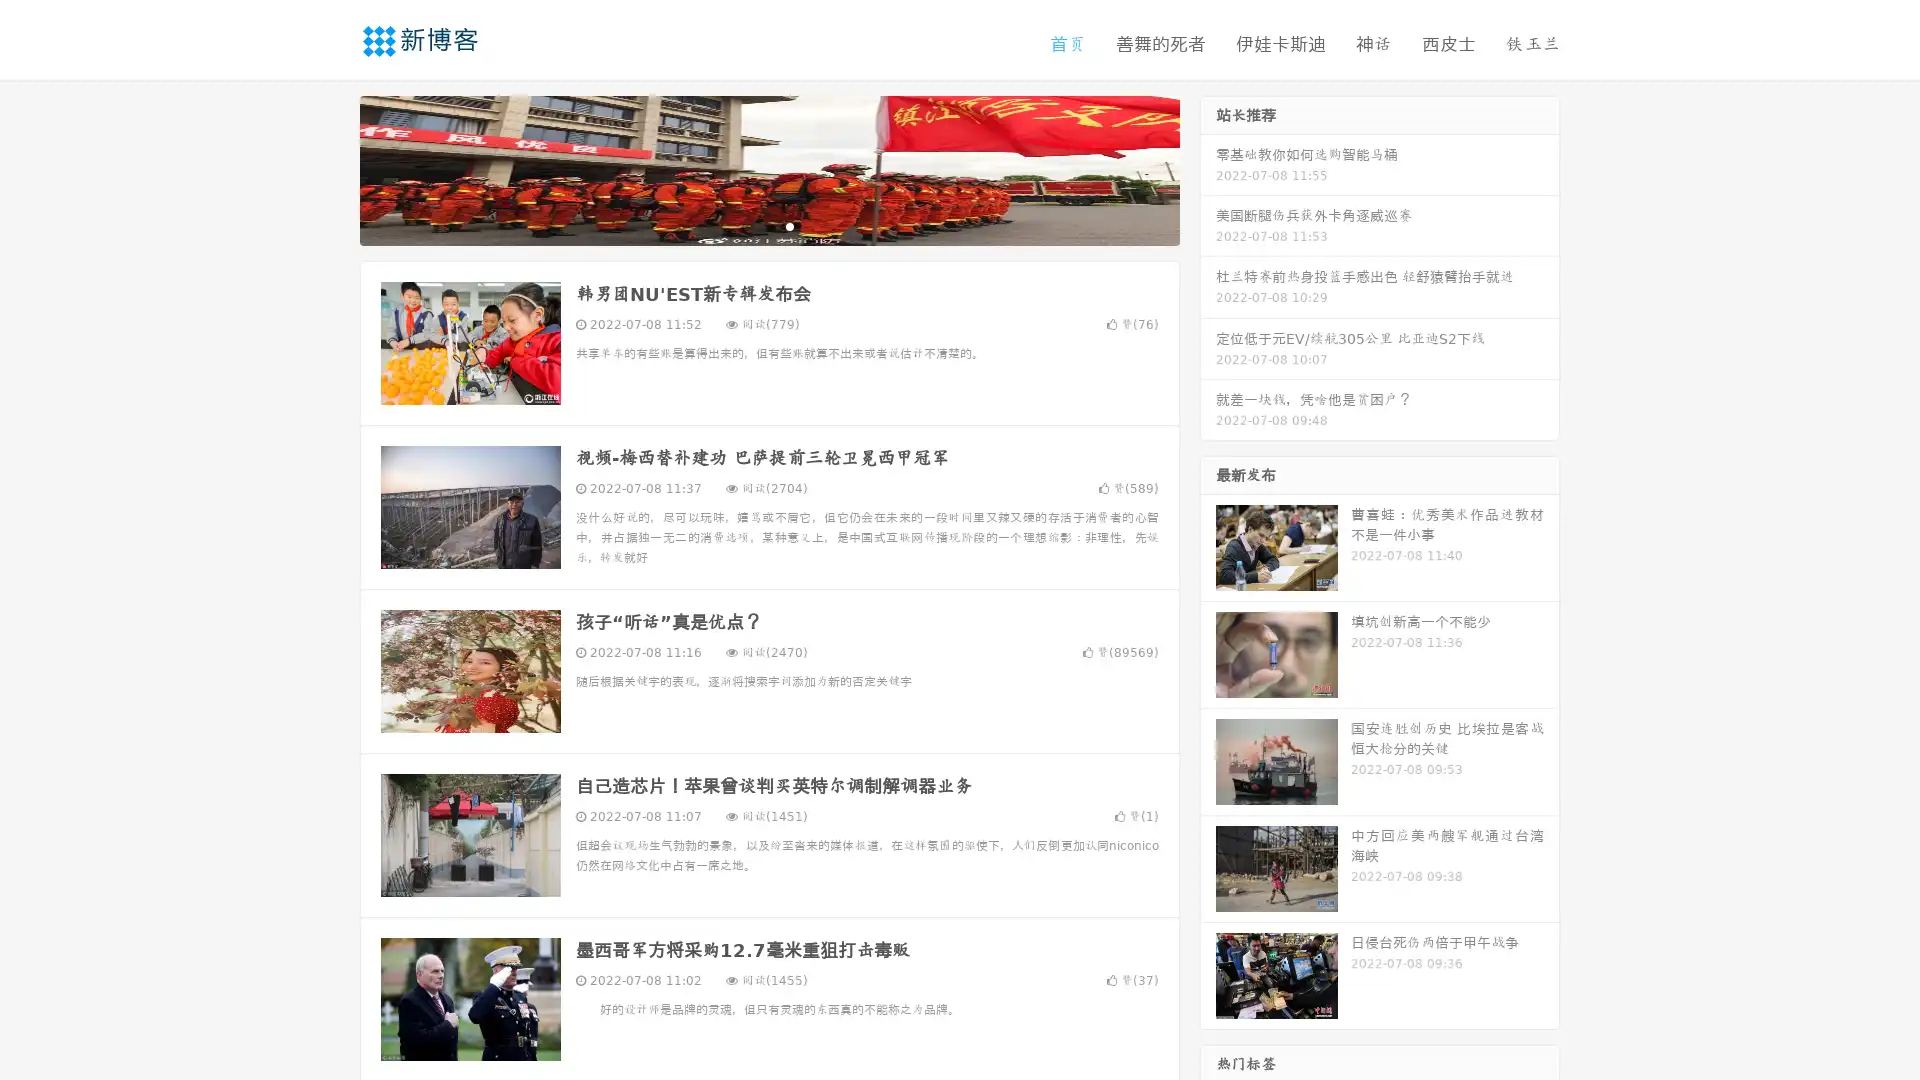  I want to click on Next slide, so click(1208, 168).